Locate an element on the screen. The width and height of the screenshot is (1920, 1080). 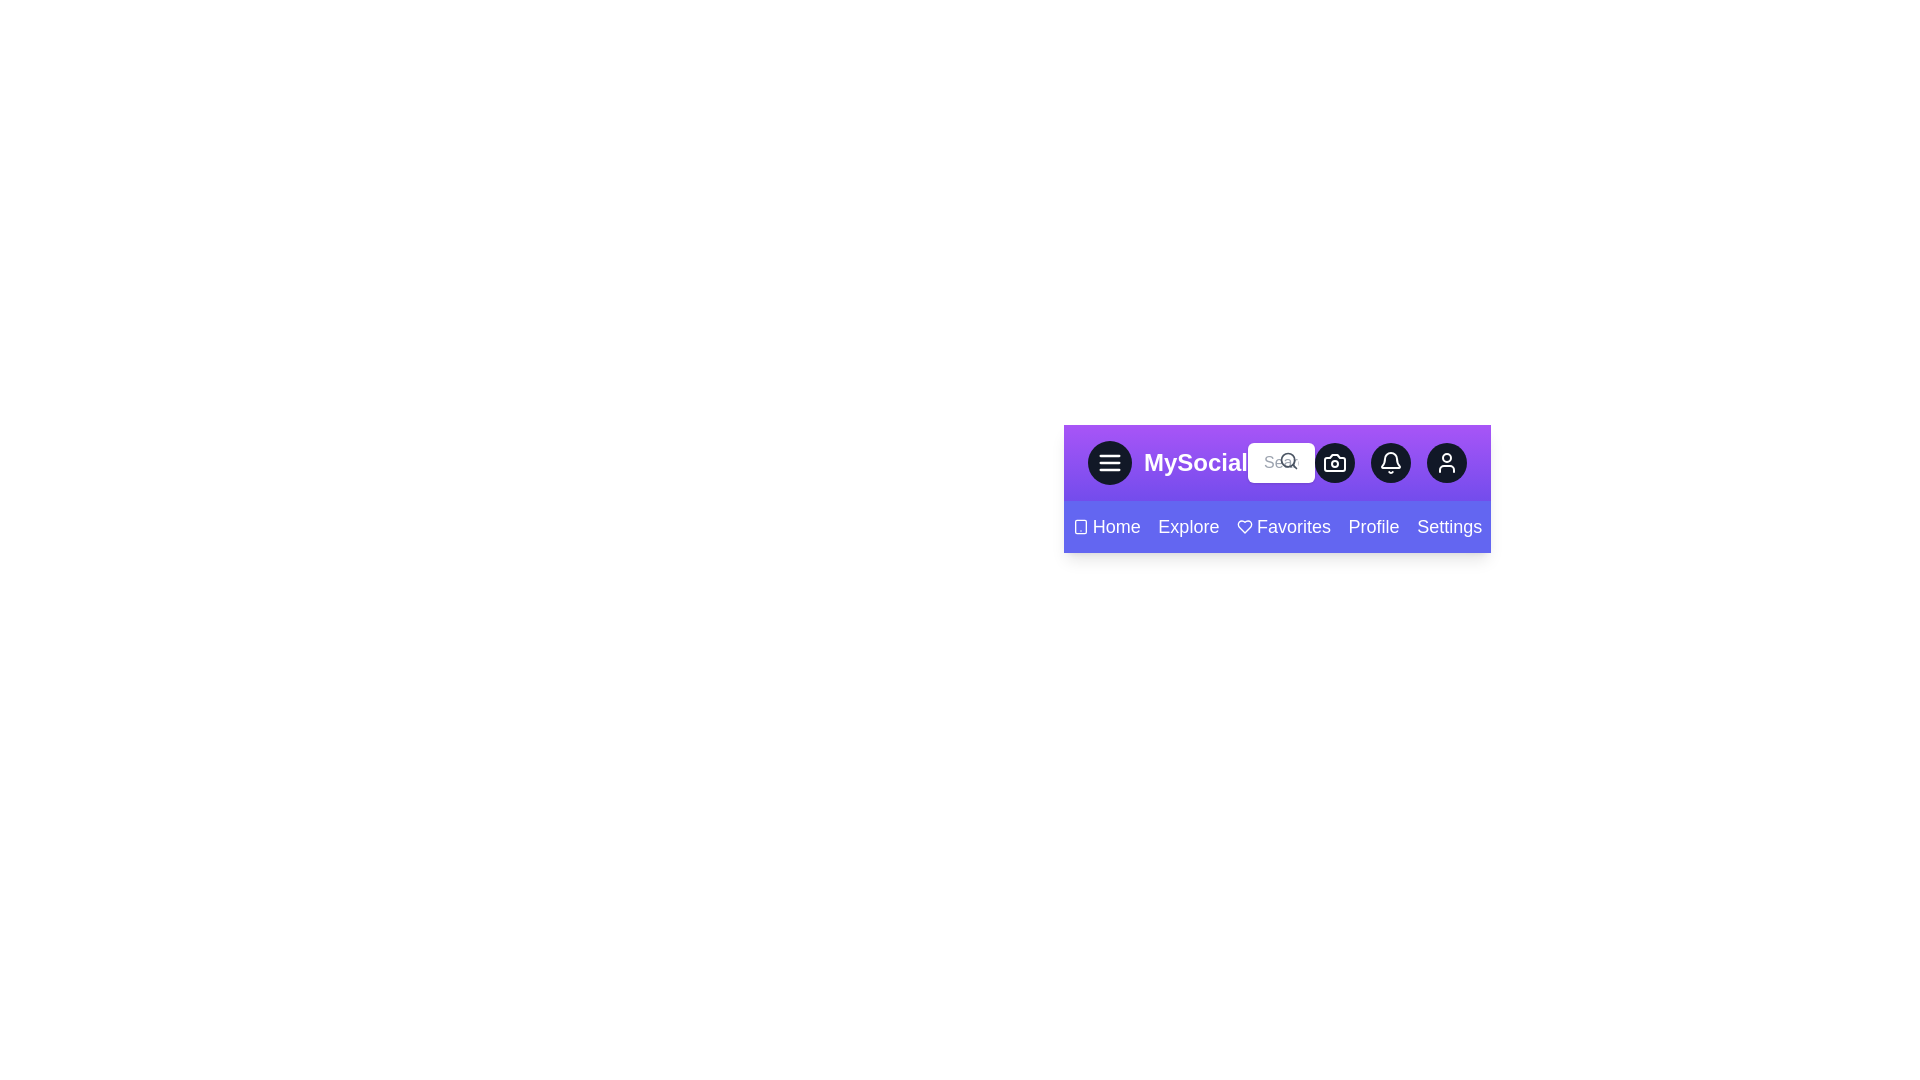
the user button to access user-related options is located at coordinates (1446, 462).